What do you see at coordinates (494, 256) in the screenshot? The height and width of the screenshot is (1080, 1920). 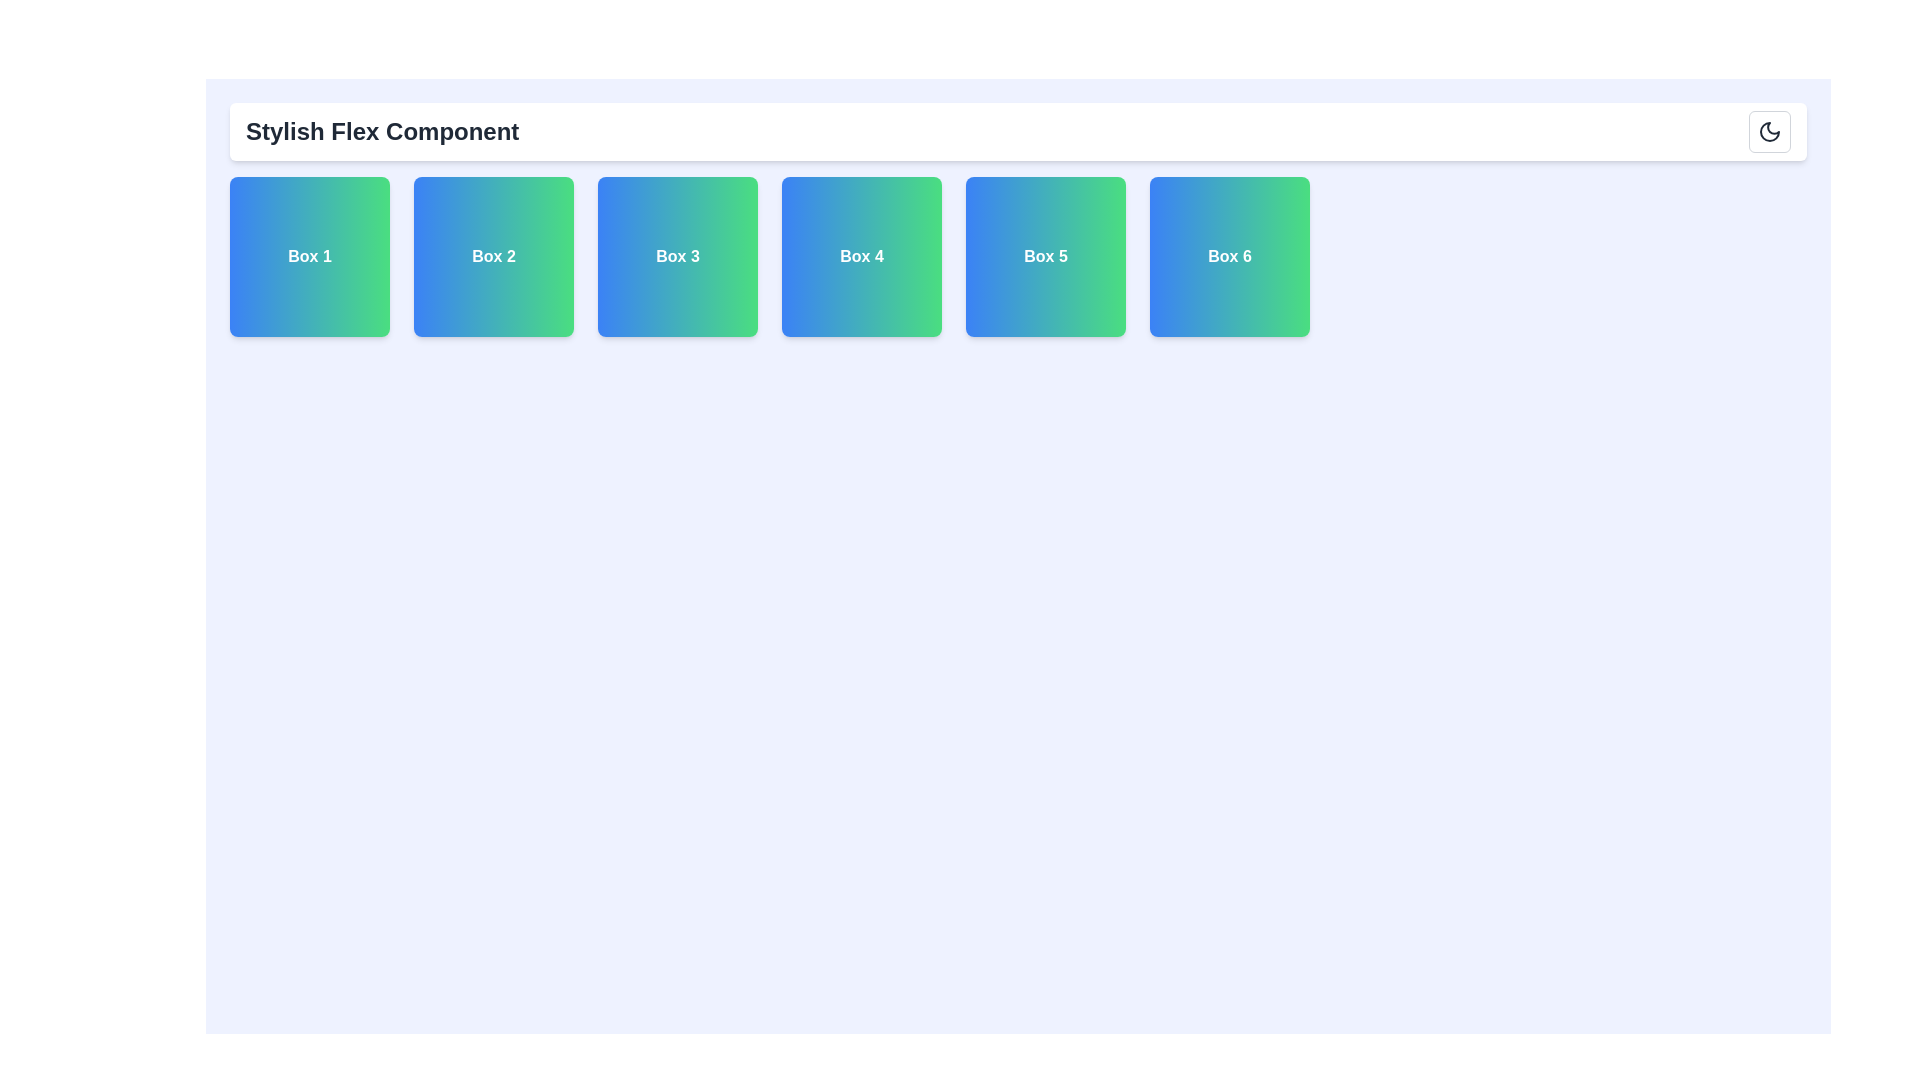 I see `the second interactive visual box in a horizontal sequence of six boxes` at bounding box center [494, 256].